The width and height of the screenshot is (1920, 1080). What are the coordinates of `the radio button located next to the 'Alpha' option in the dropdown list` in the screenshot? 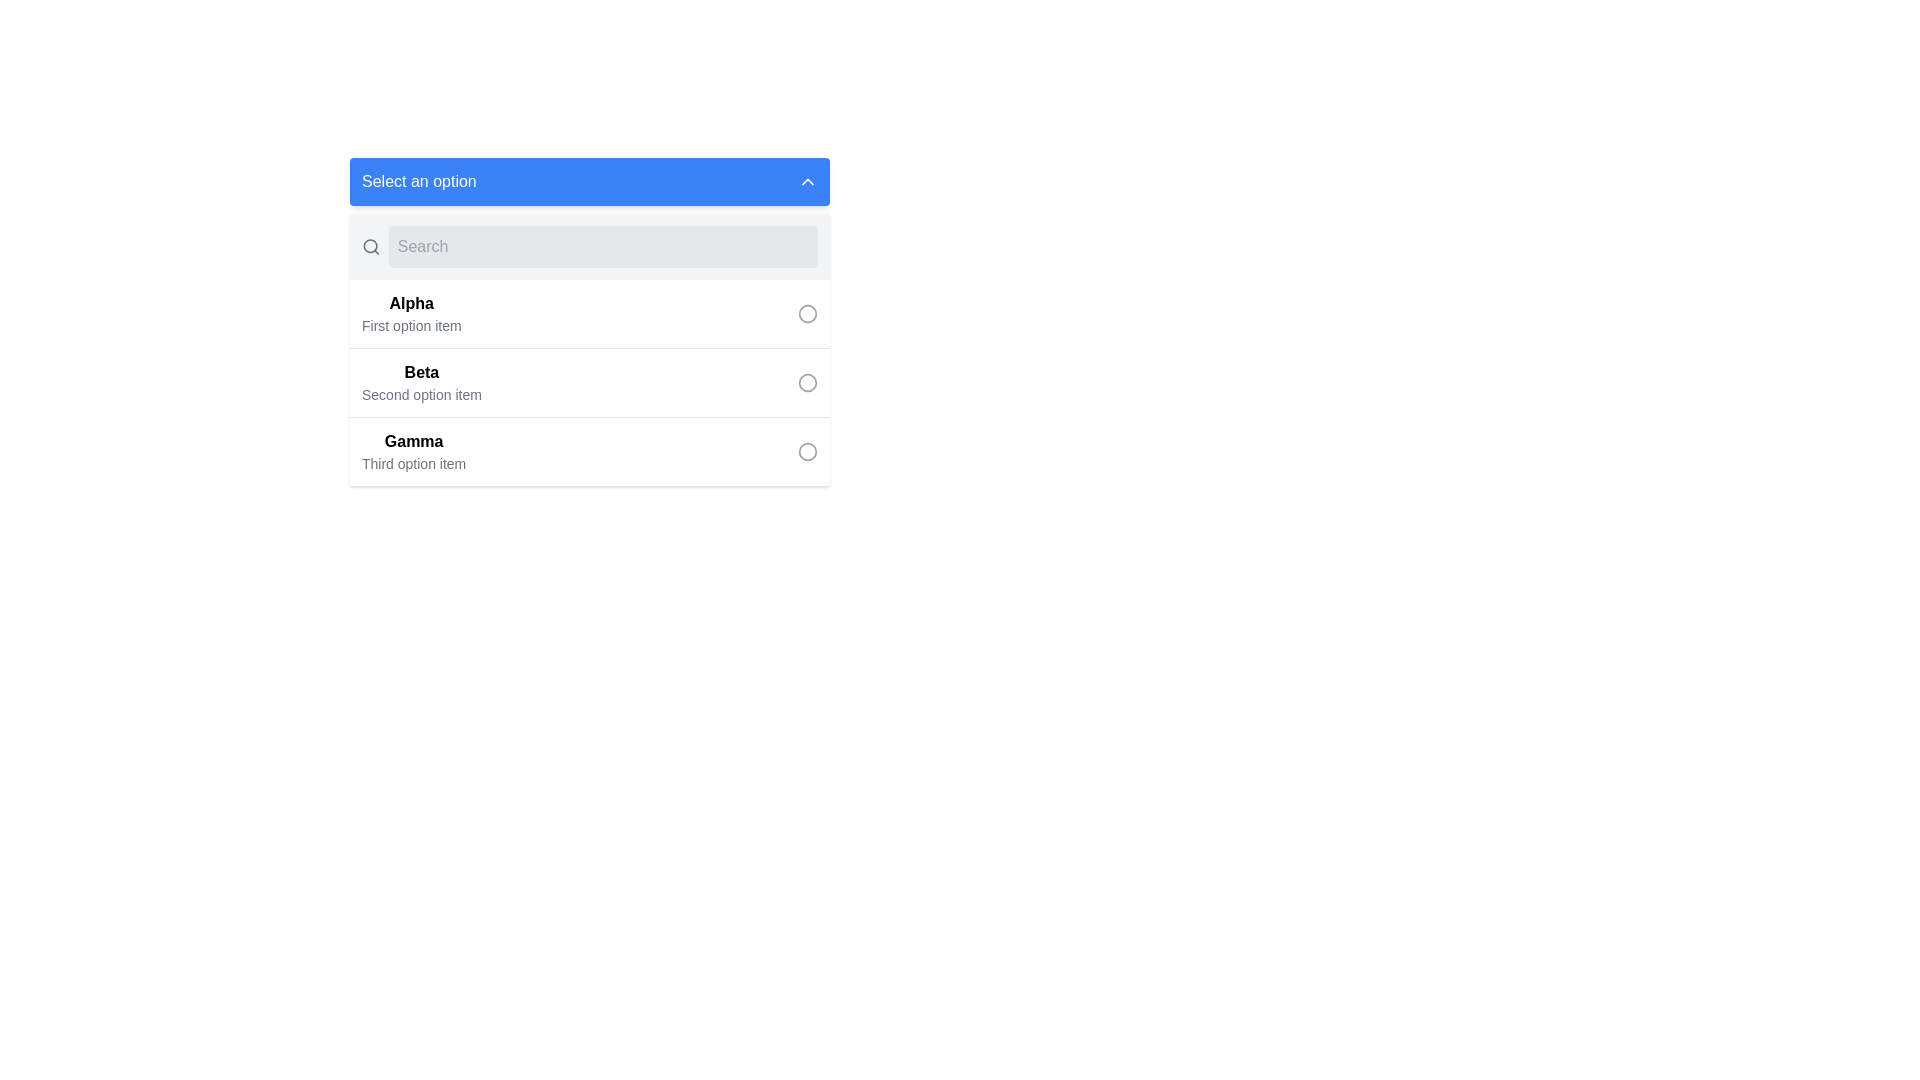 It's located at (807, 313).